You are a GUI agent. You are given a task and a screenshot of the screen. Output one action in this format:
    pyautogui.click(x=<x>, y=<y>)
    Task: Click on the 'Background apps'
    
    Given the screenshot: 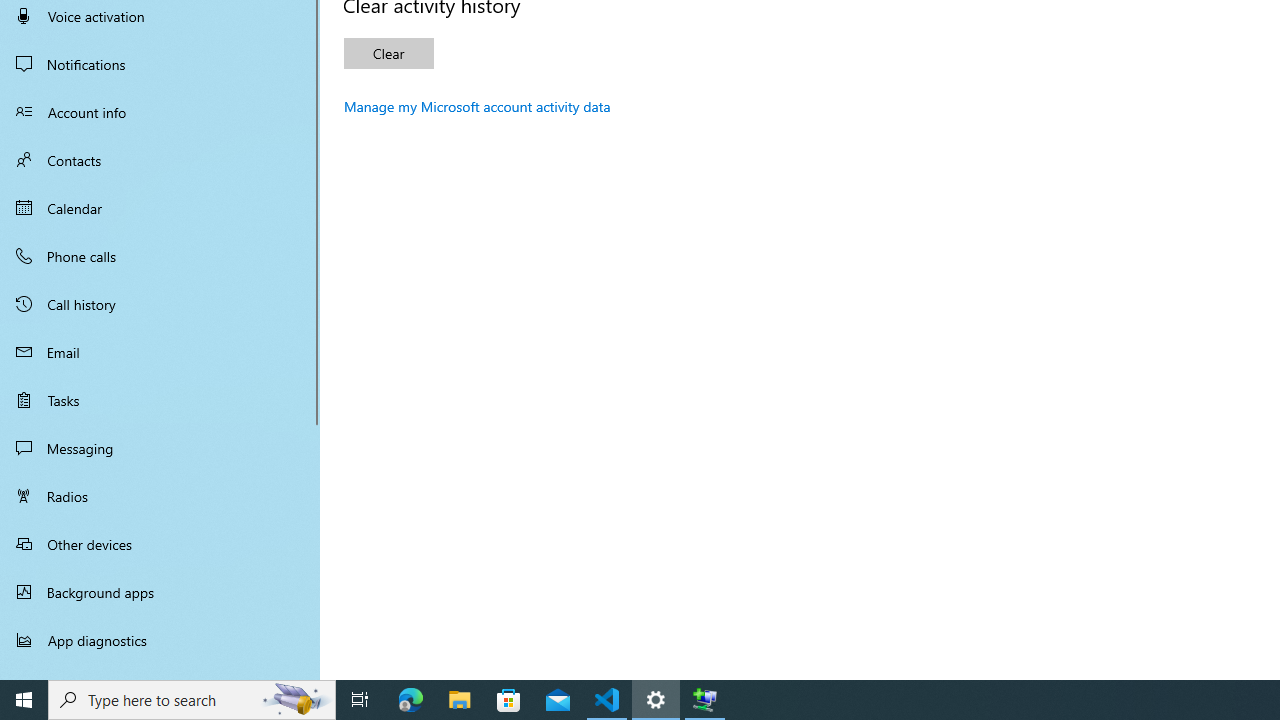 What is the action you would take?
    pyautogui.click(x=160, y=591)
    